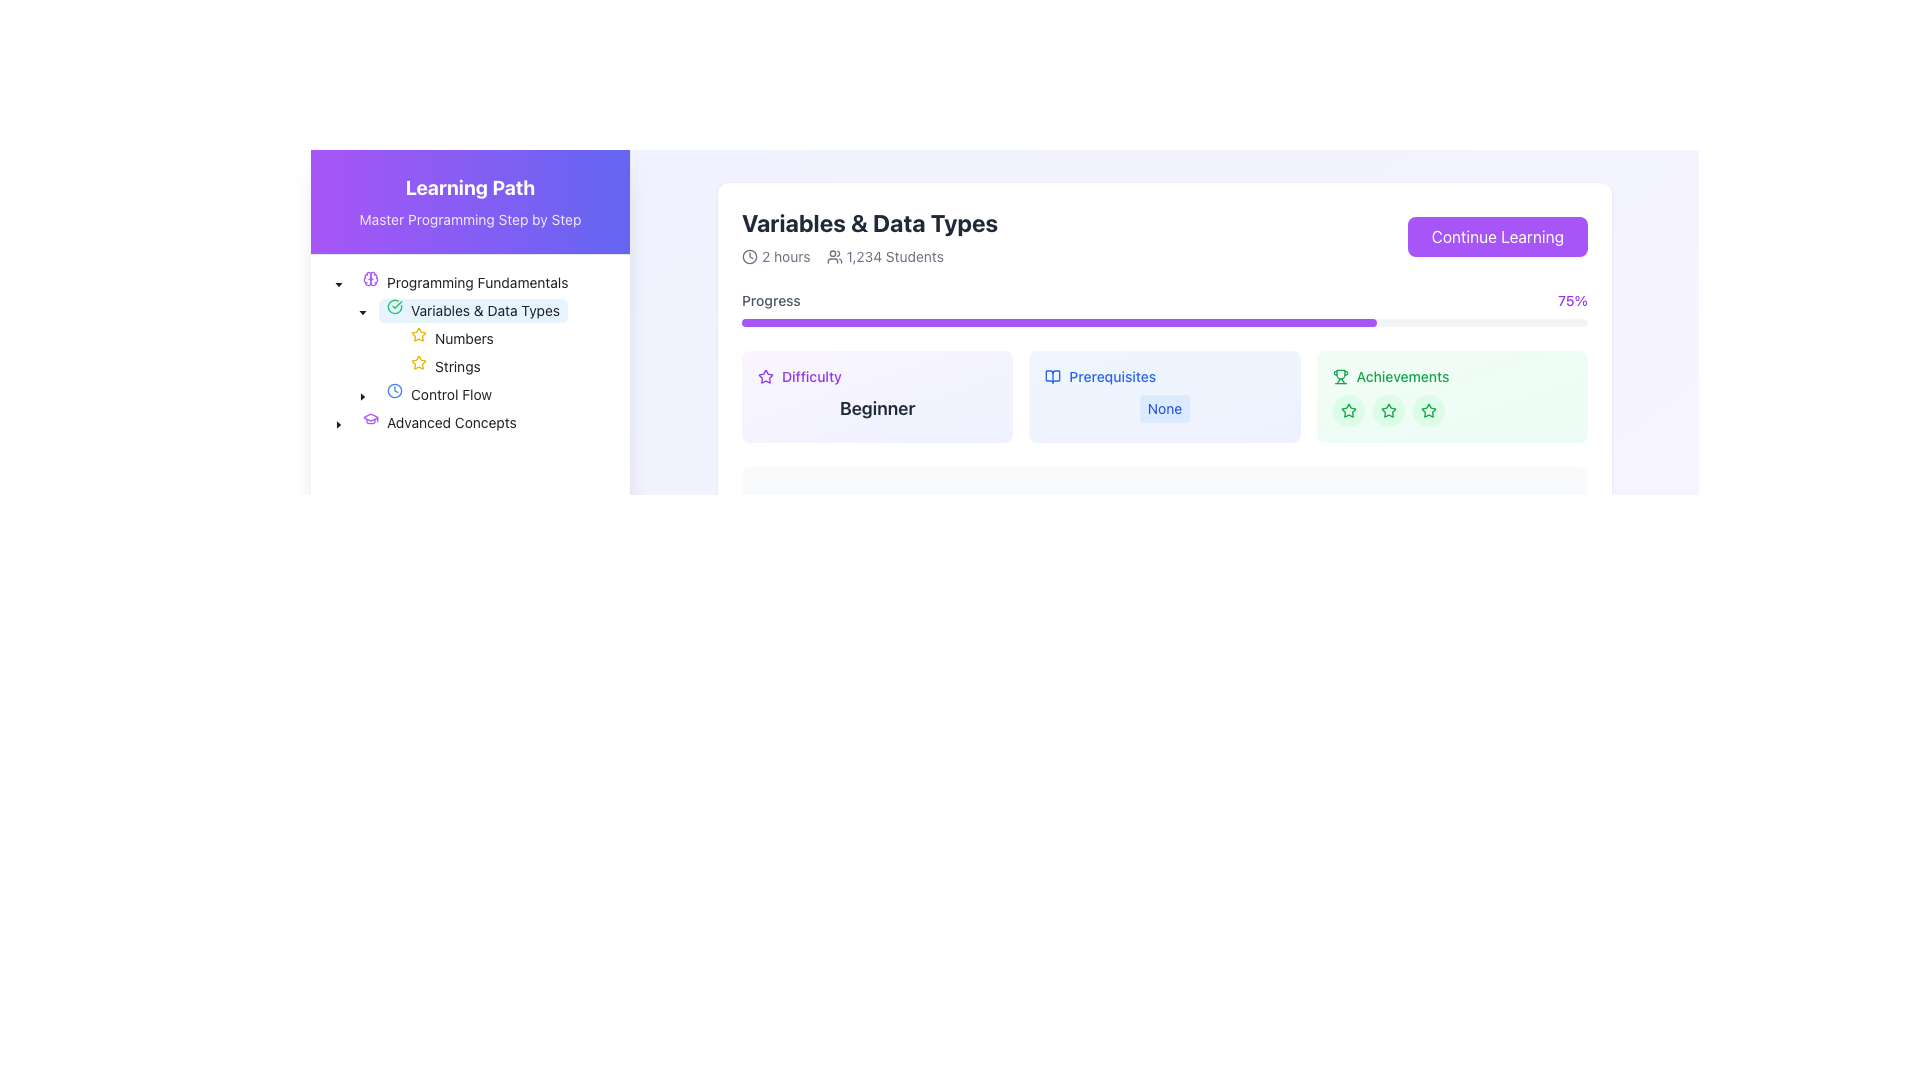 The image size is (1920, 1080). Describe the element at coordinates (1058, 322) in the screenshot. I see `the purple progress bar located in the 'Progress' section of the 'Variables & Data Types' interface, which is visually represented as a filled horizontal rectangular bar with rounded corners` at that location.